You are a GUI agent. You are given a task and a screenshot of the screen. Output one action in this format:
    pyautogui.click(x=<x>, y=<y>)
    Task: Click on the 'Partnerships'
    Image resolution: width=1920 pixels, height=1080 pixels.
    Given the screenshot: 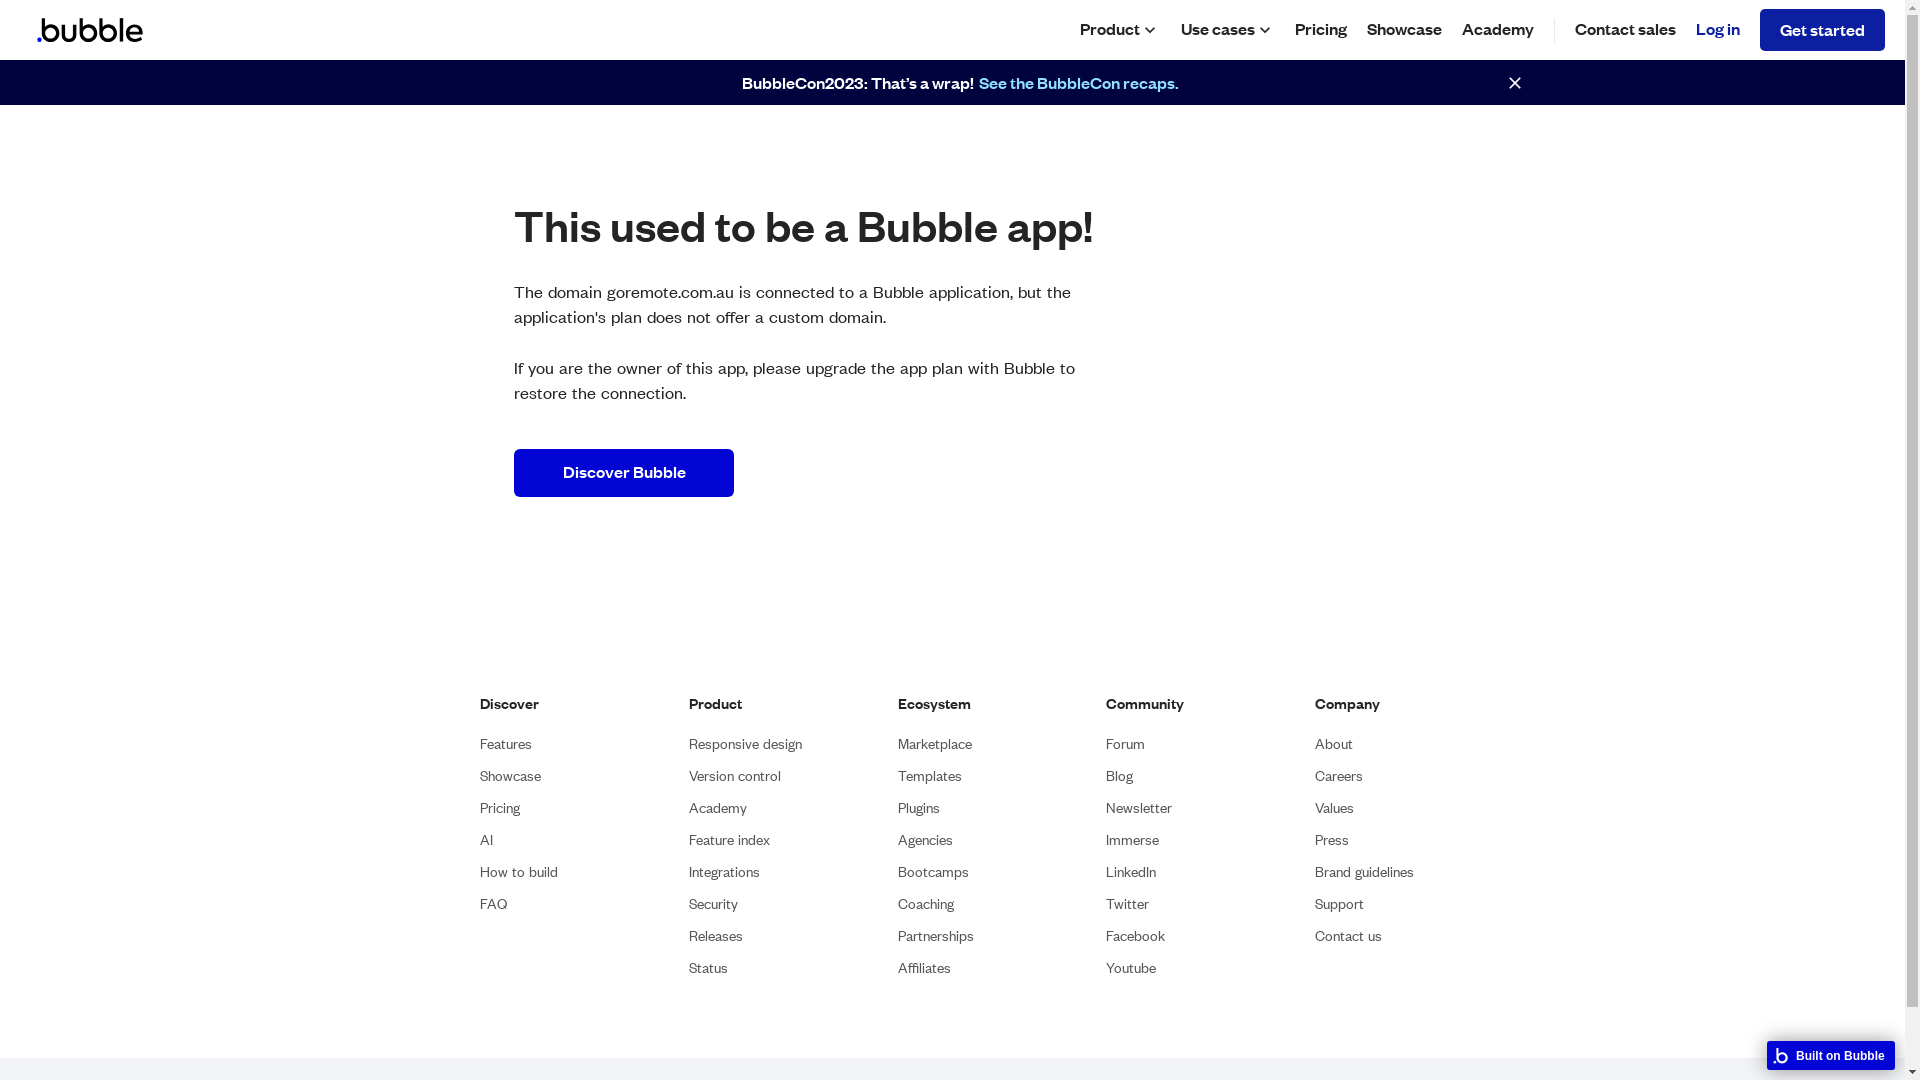 What is the action you would take?
    pyautogui.click(x=935, y=935)
    